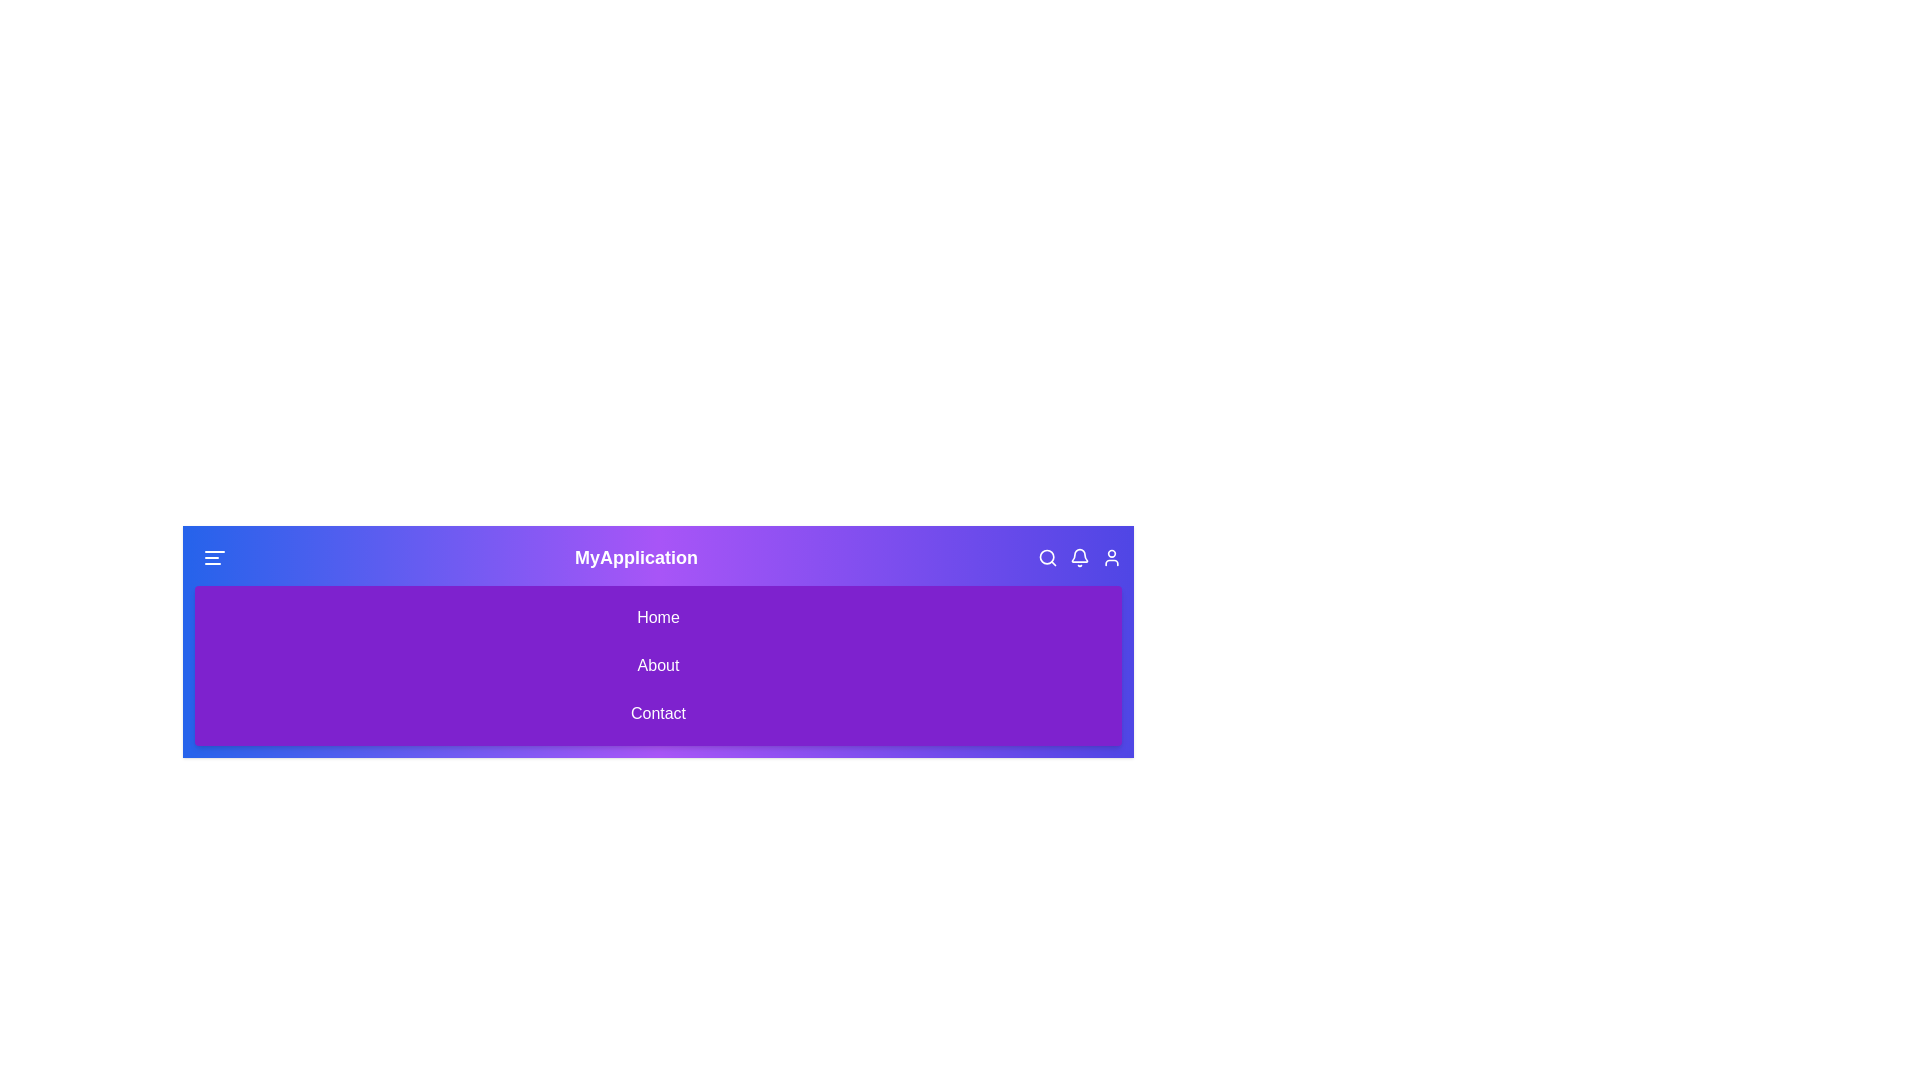 The image size is (1920, 1080). I want to click on the search icon to initiate the search functionality, so click(1046, 558).